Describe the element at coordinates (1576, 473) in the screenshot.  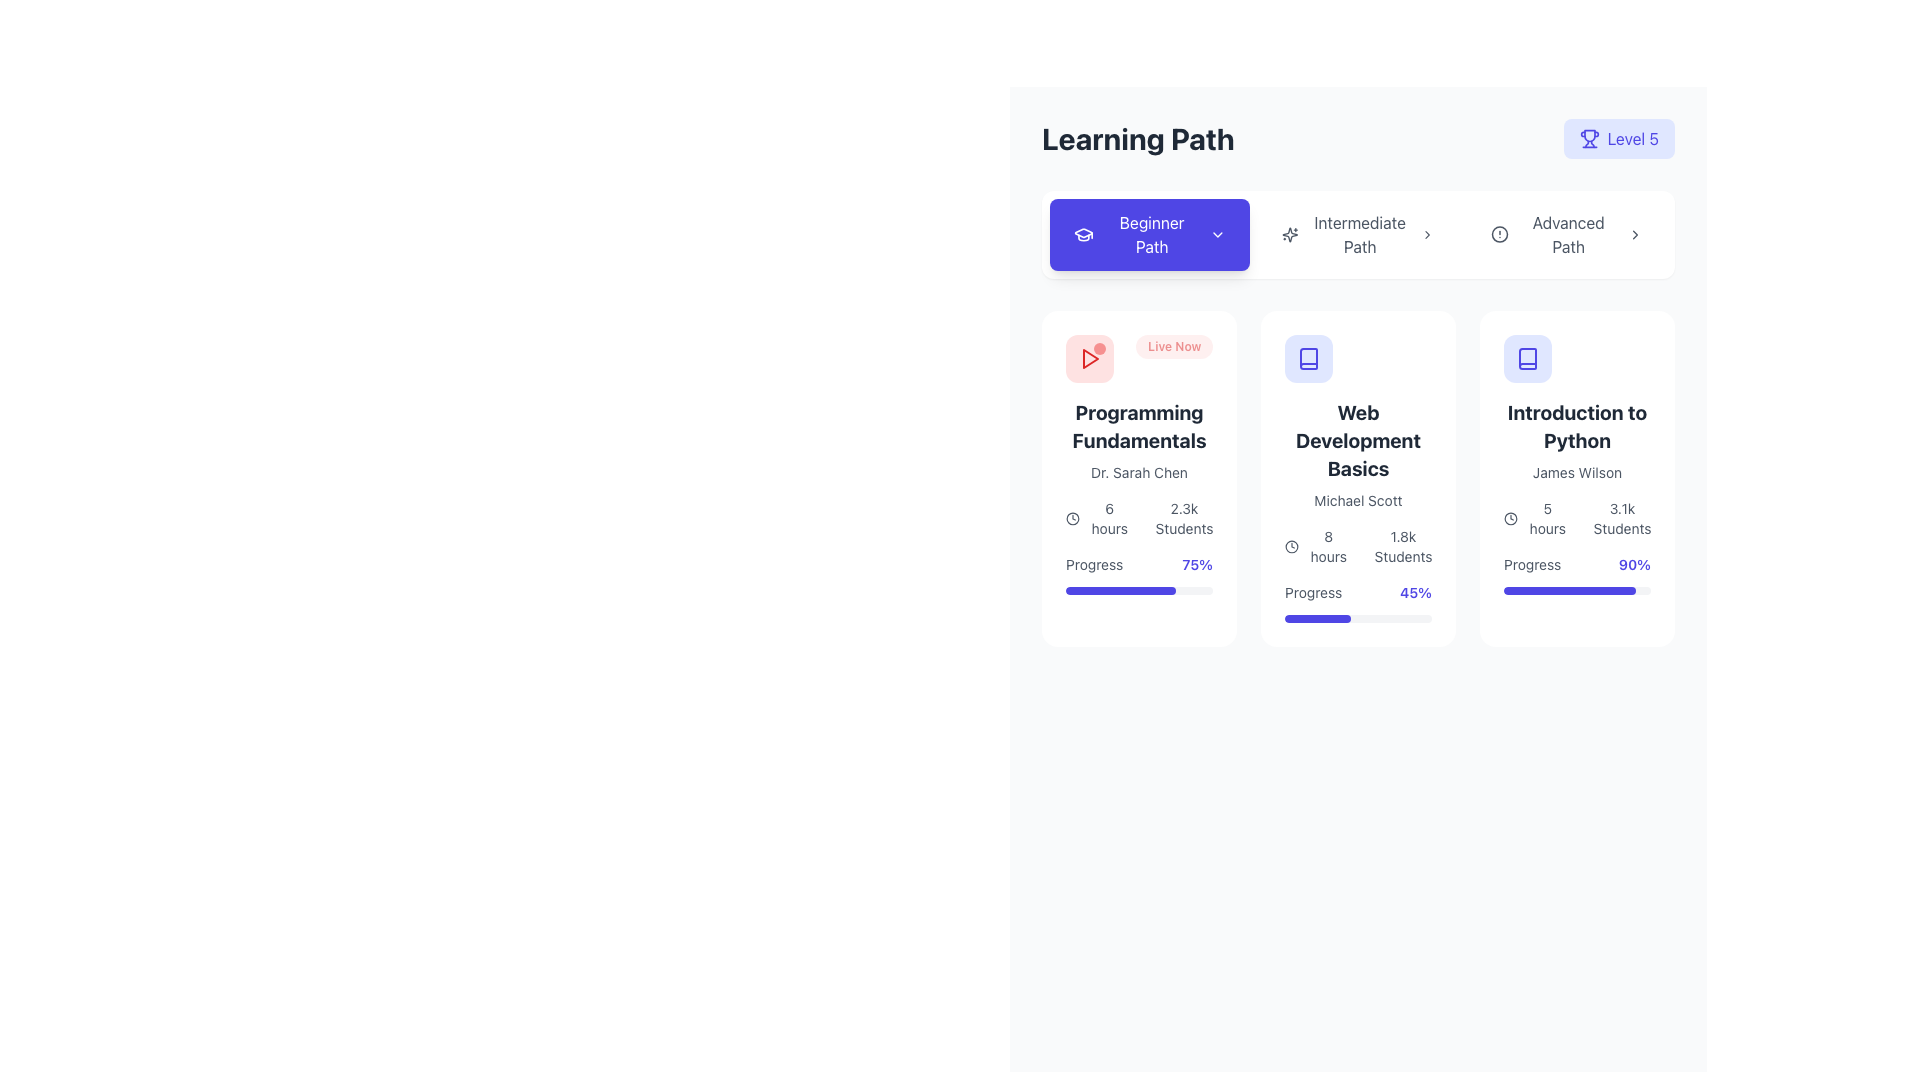
I see `the static text label displaying the name 'James Wilson', which is styled in gray and positioned below the title of the 'Introduction to Python' card` at that location.